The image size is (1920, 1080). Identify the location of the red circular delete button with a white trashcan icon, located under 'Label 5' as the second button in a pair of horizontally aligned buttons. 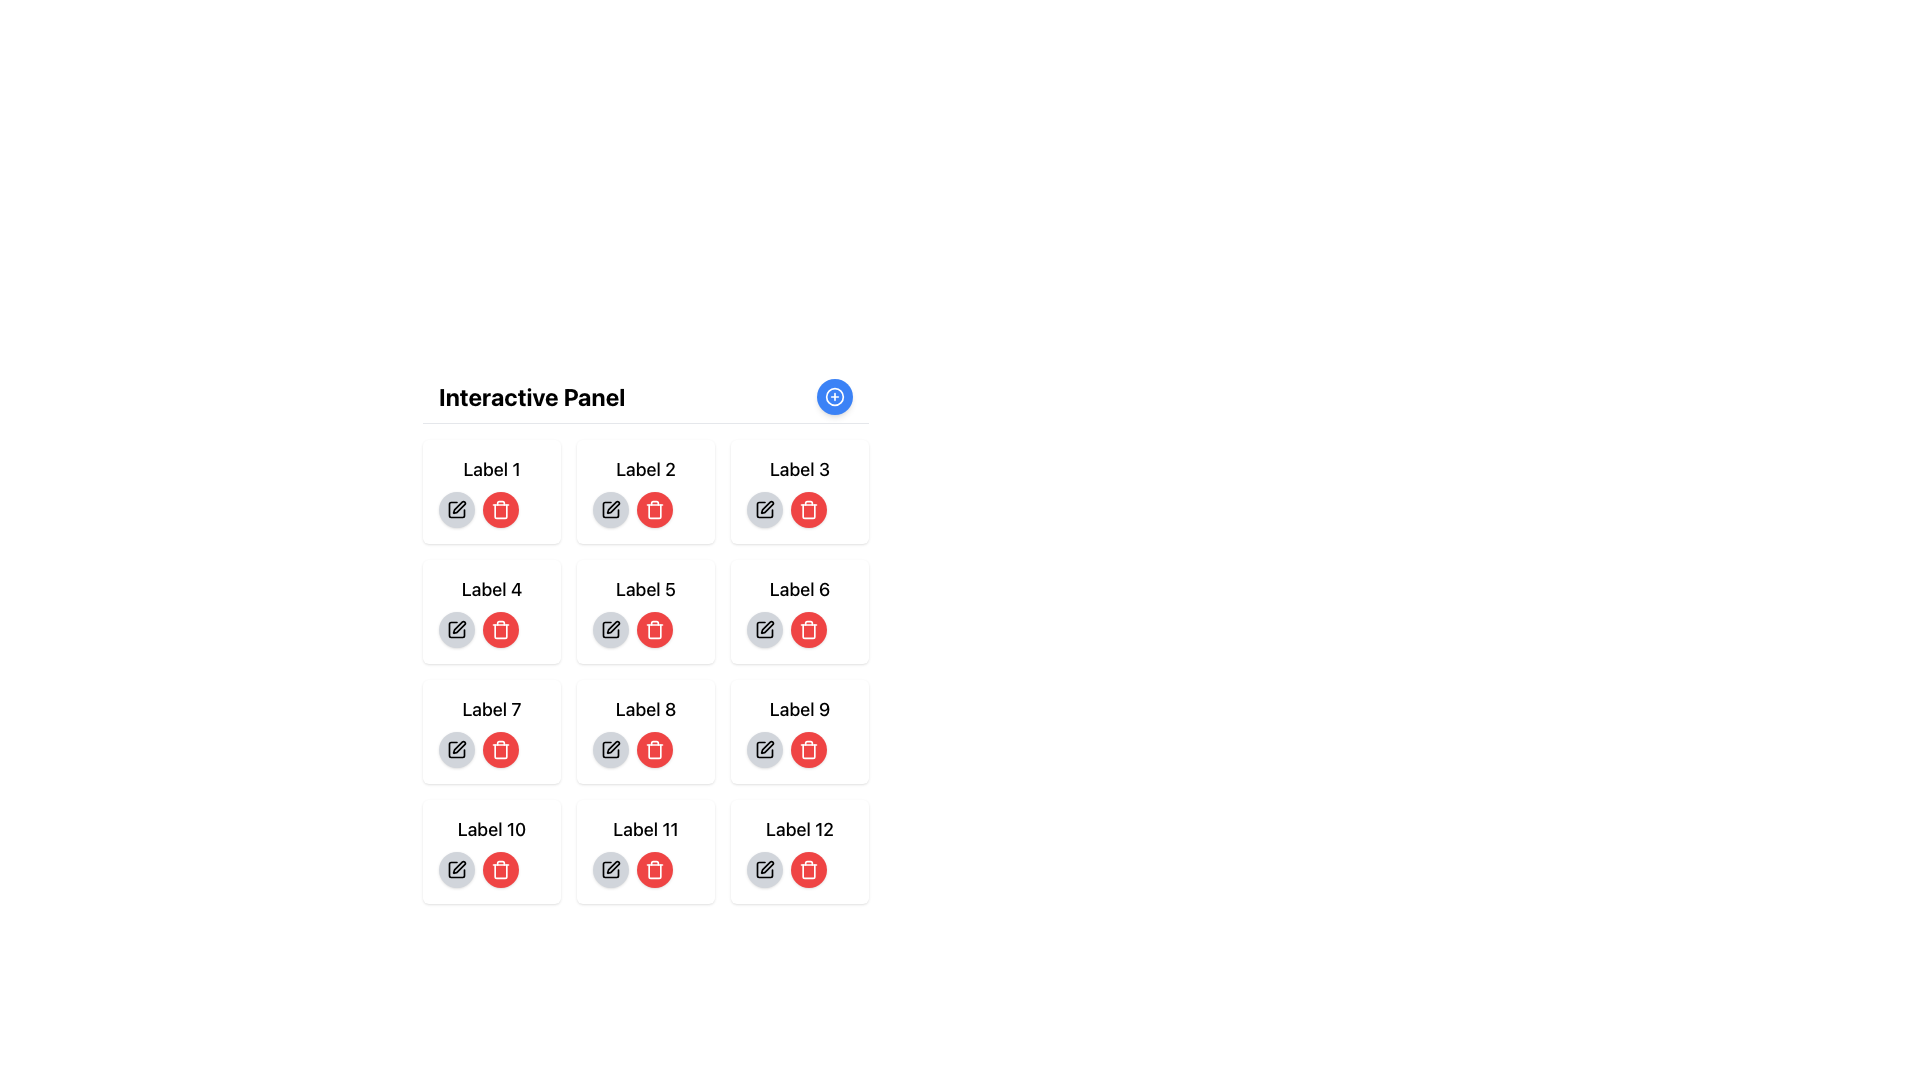
(654, 628).